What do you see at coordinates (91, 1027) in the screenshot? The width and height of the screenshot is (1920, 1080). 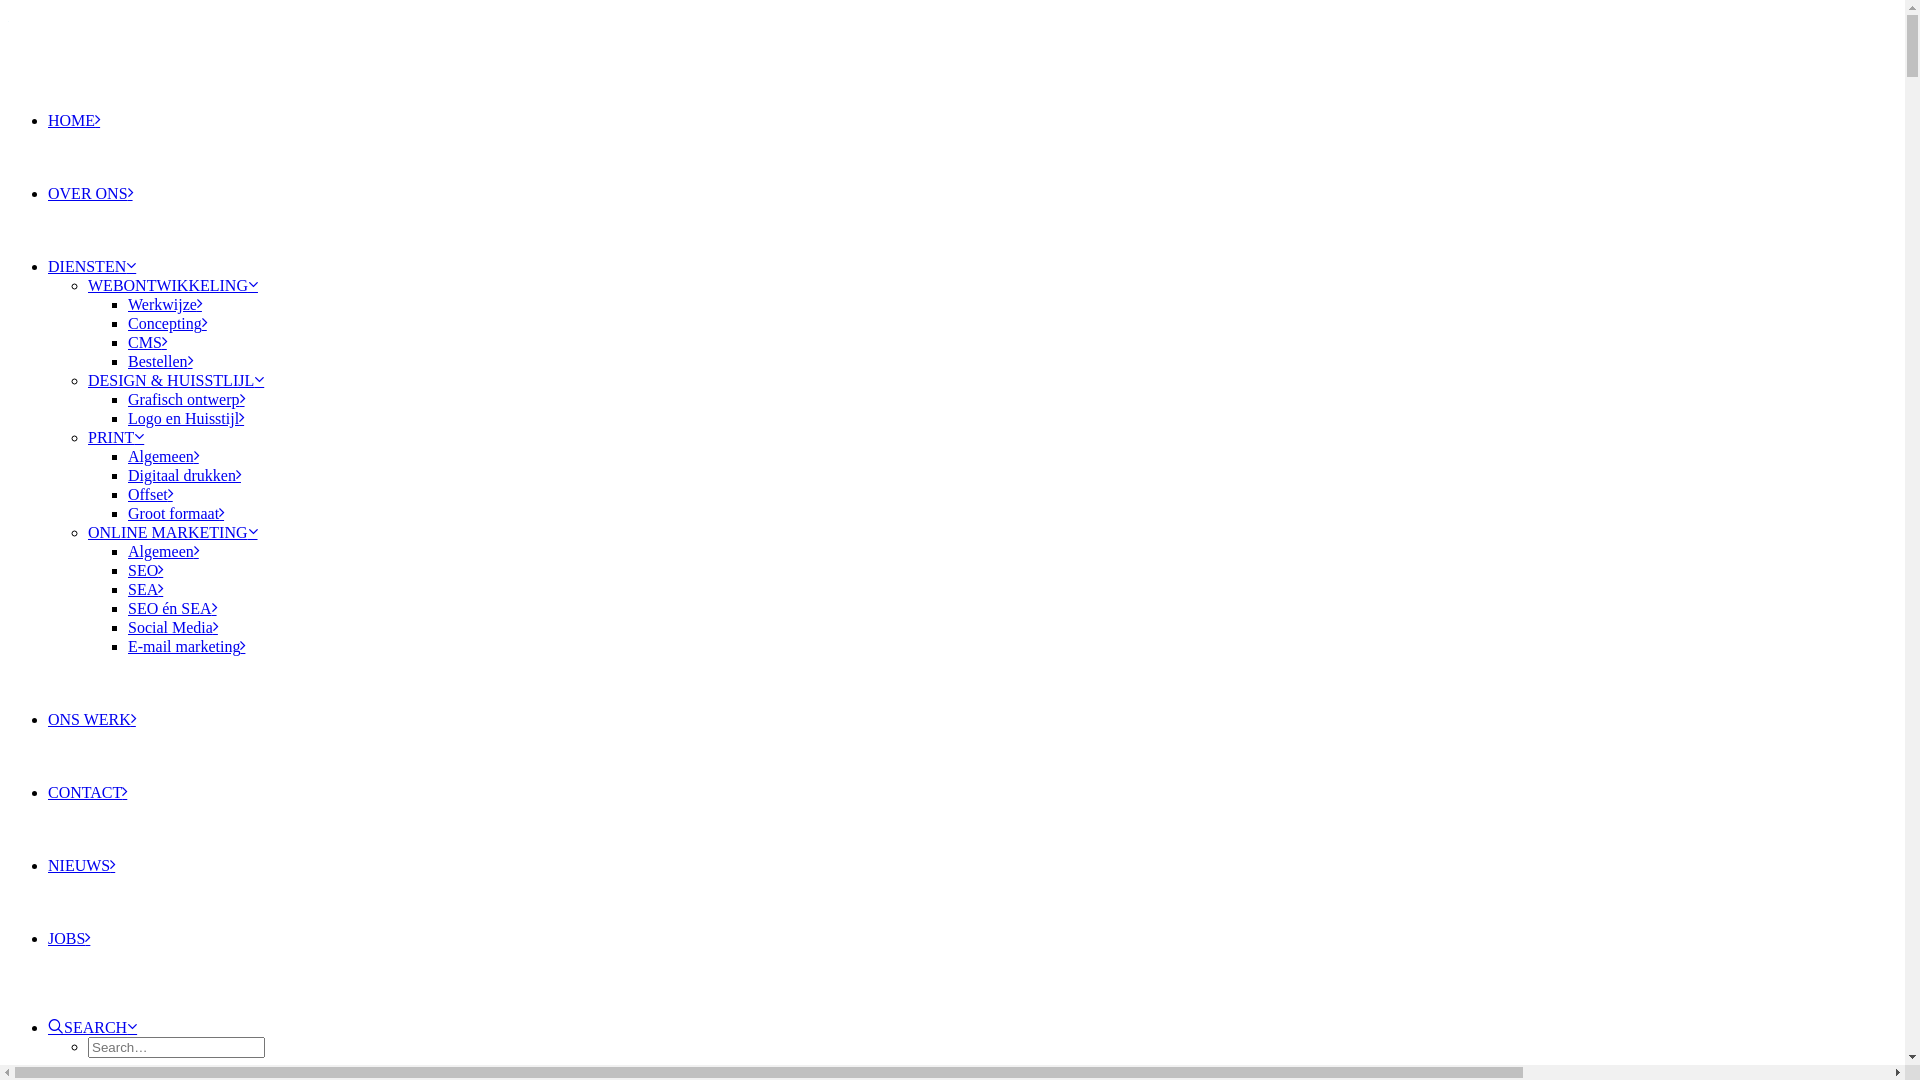 I see `'SEARCH'` at bounding box center [91, 1027].